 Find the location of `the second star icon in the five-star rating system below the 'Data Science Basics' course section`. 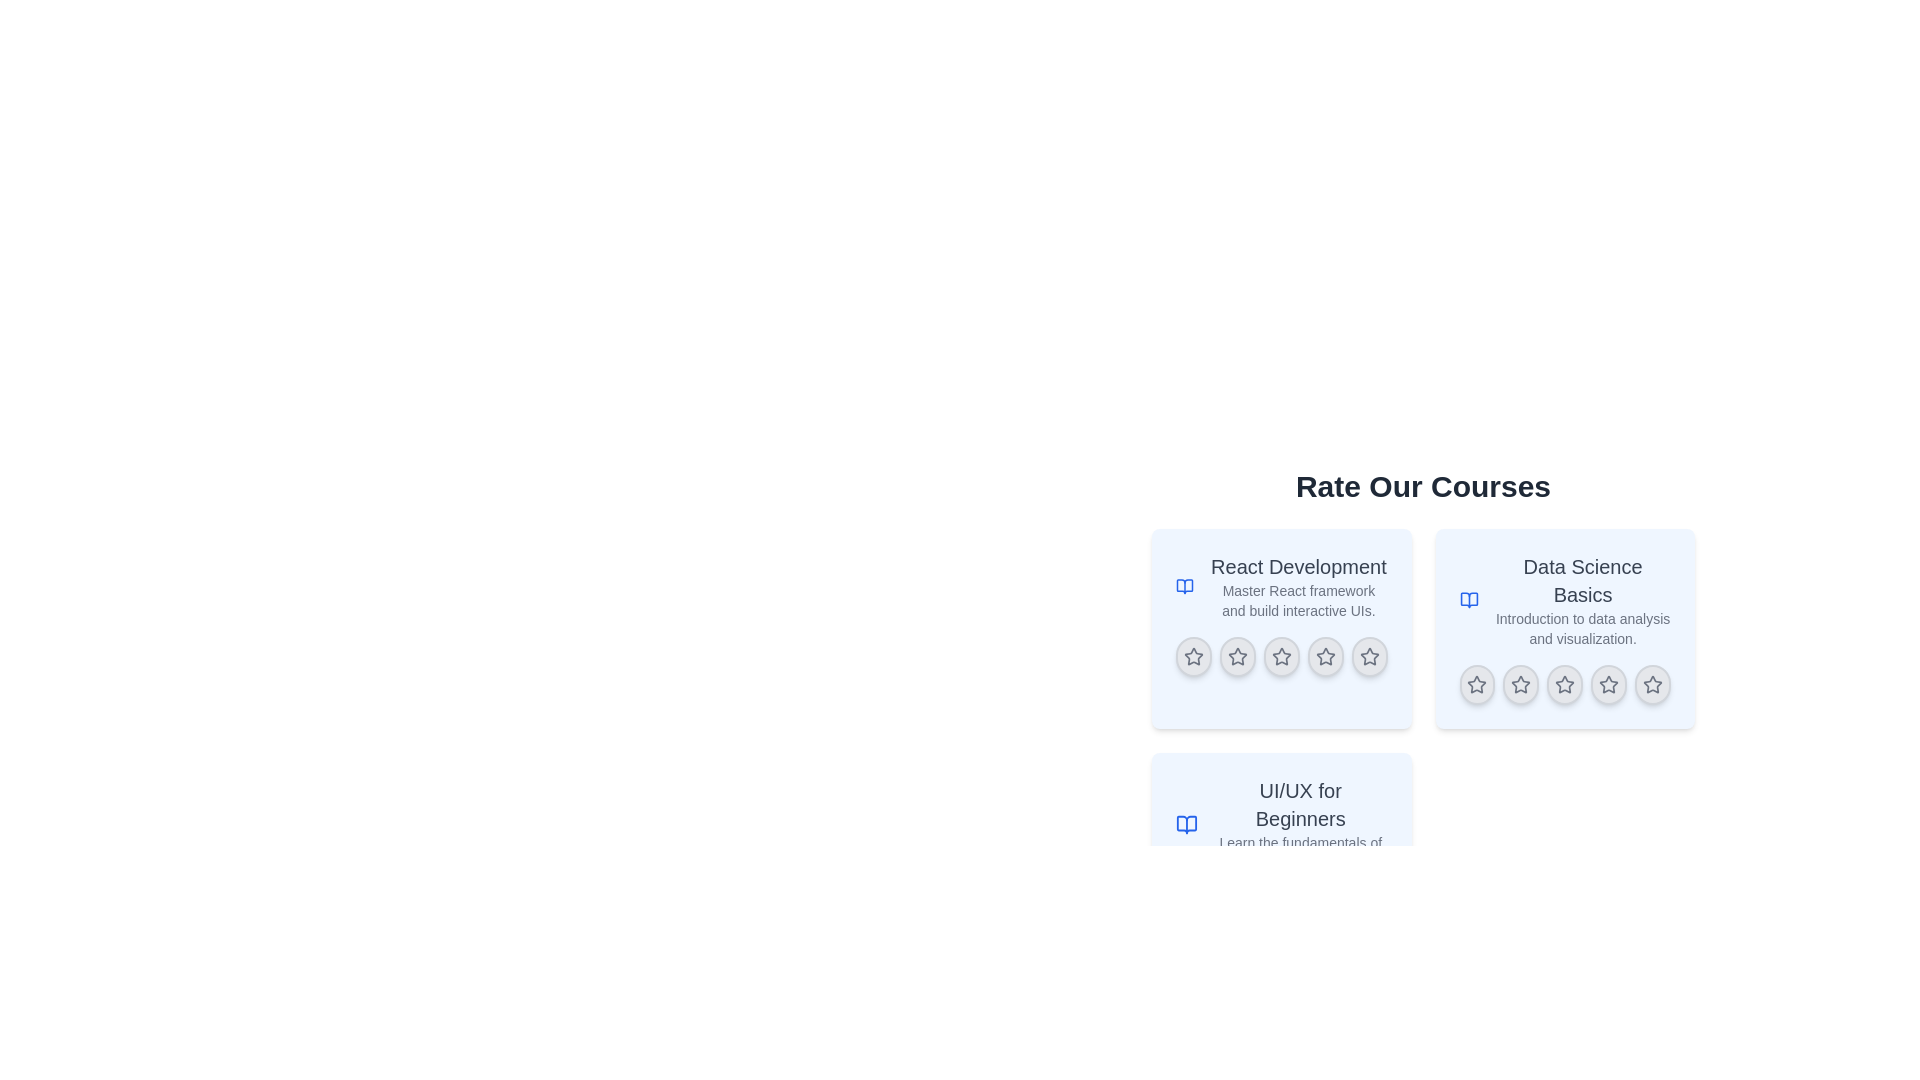

the second star icon in the five-star rating system below the 'Data Science Basics' course section is located at coordinates (1520, 684).